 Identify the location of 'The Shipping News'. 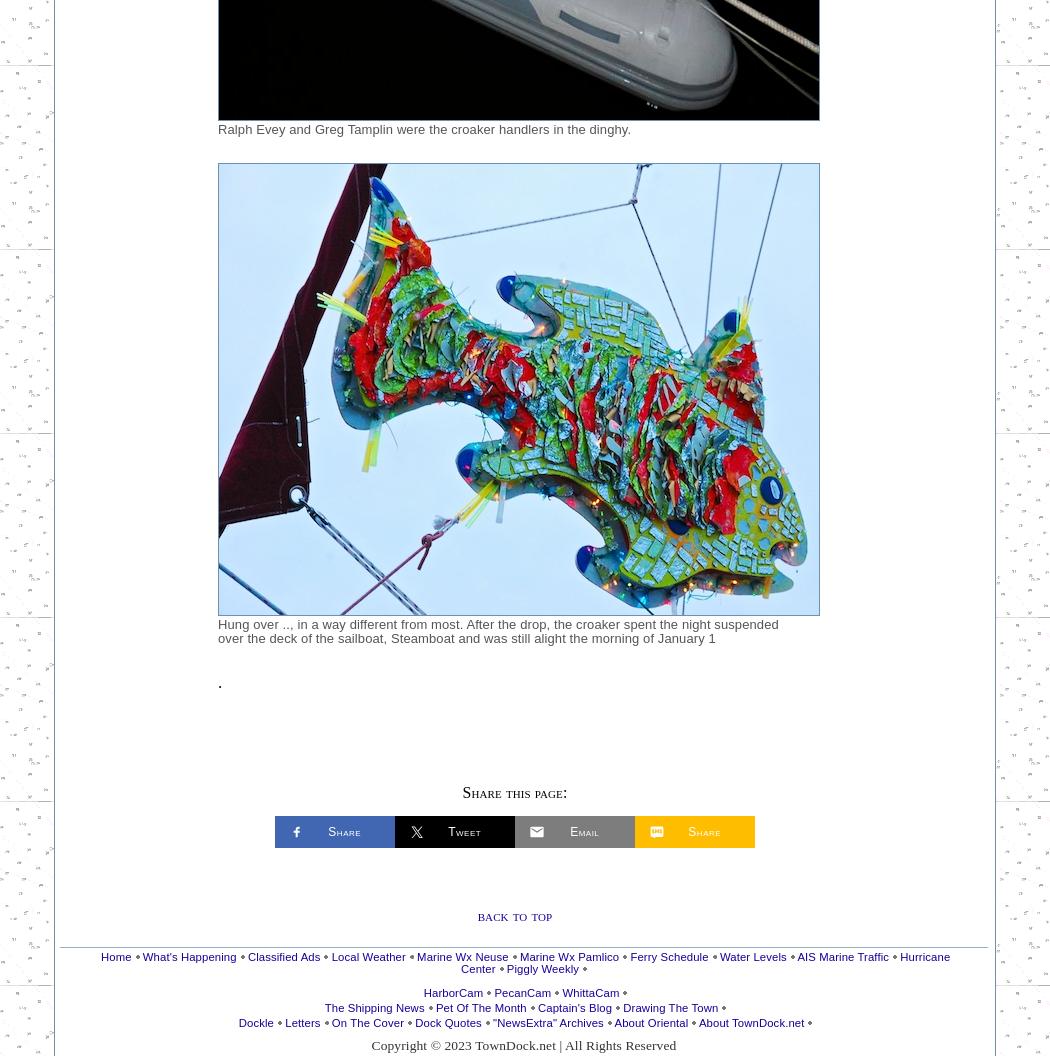
(373, 1006).